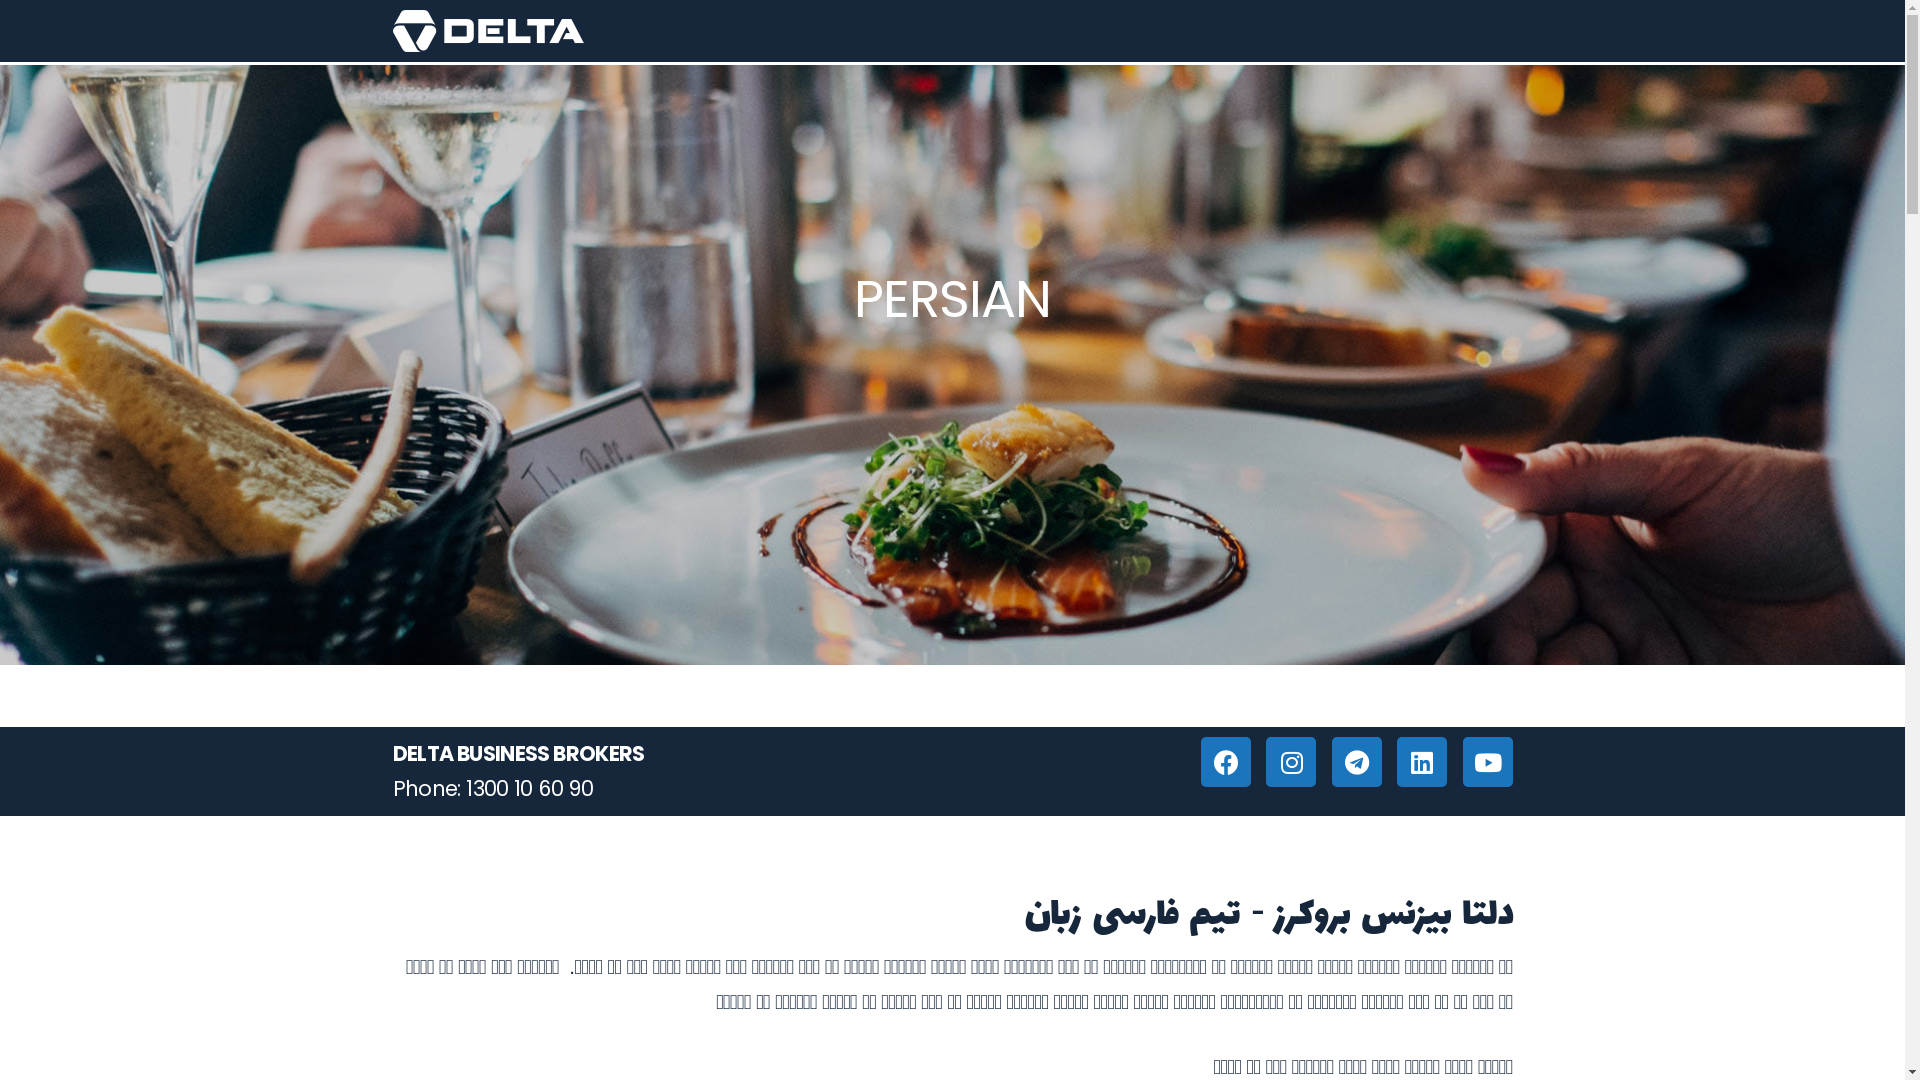 This screenshot has height=1080, width=1920. What do you see at coordinates (488, 30) in the screenshot?
I see `'Delta Business Brokers'` at bounding box center [488, 30].